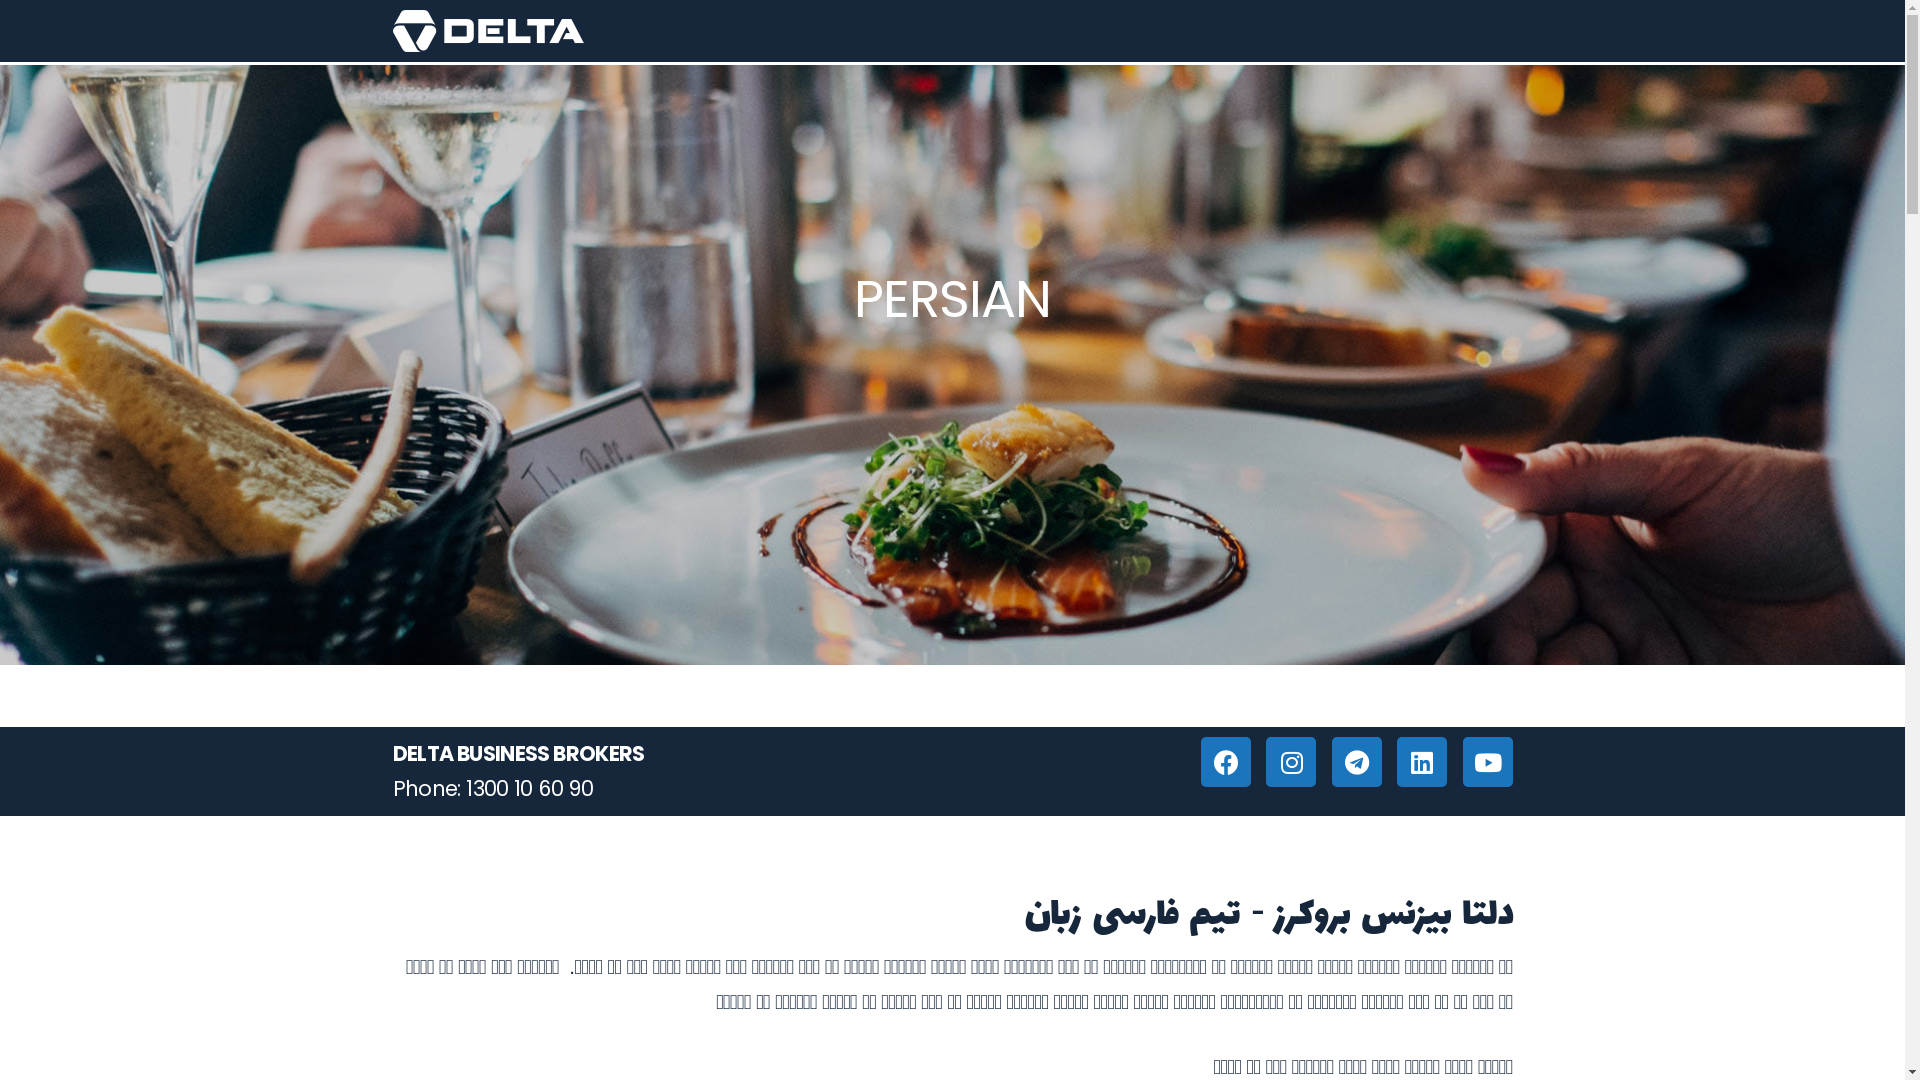 This screenshot has height=1080, width=1920. What do you see at coordinates (488, 30) in the screenshot?
I see `'Delta Business Brokers'` at bounding box center [488, 30].